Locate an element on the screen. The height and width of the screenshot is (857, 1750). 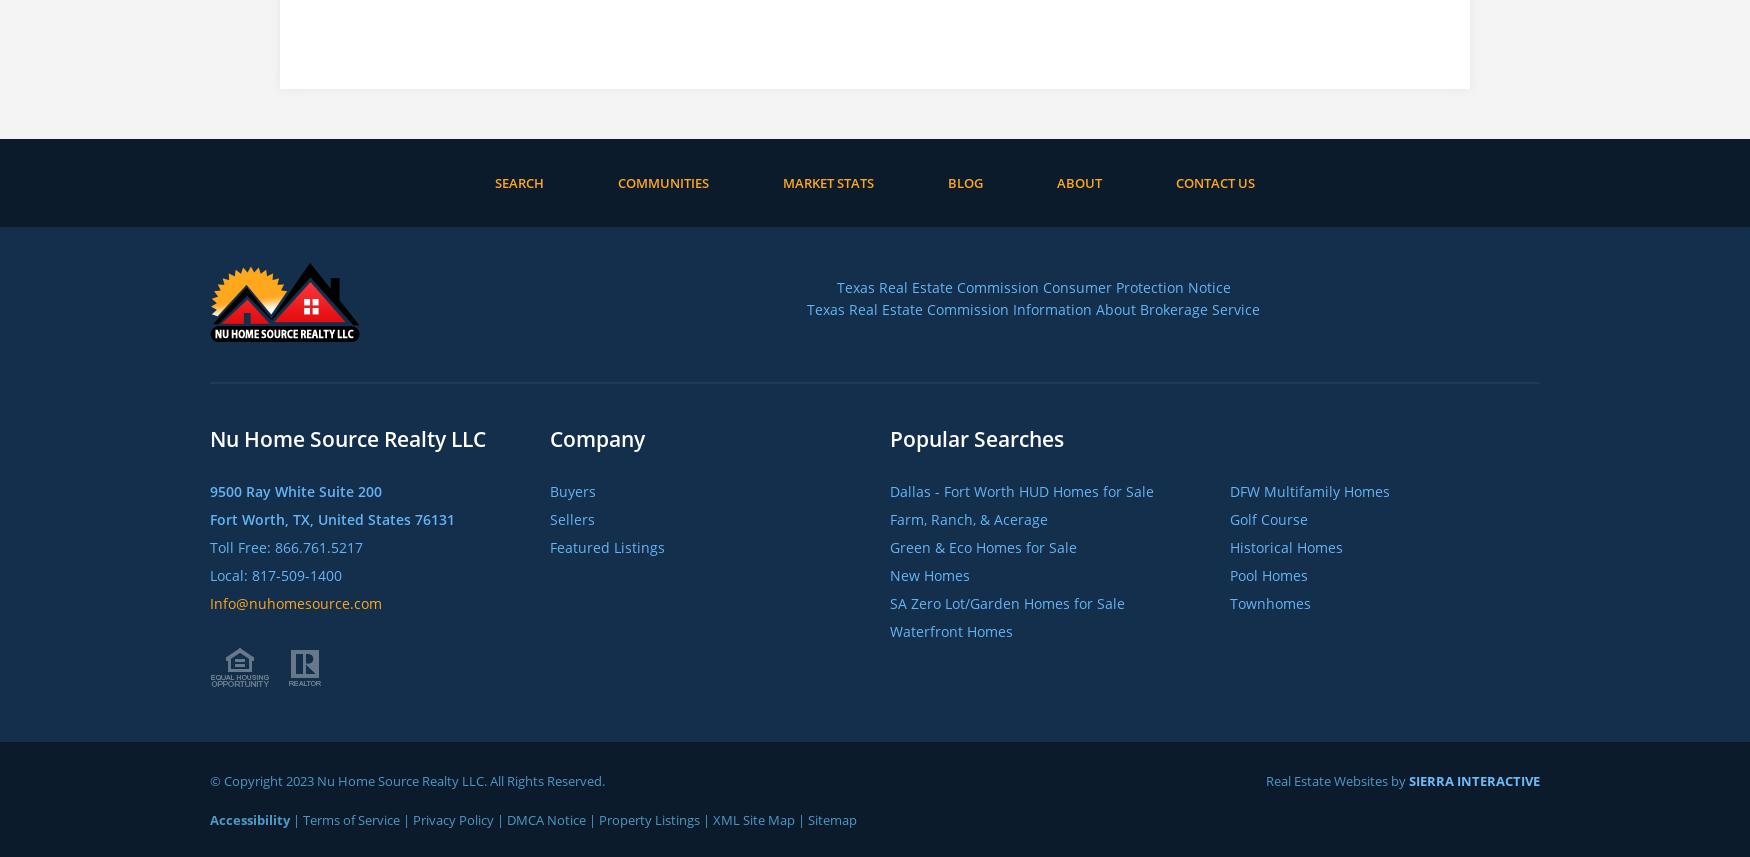
'Texas Real Estate Commission Information About Brokerage Service' is located at coordinates (1032, 307).